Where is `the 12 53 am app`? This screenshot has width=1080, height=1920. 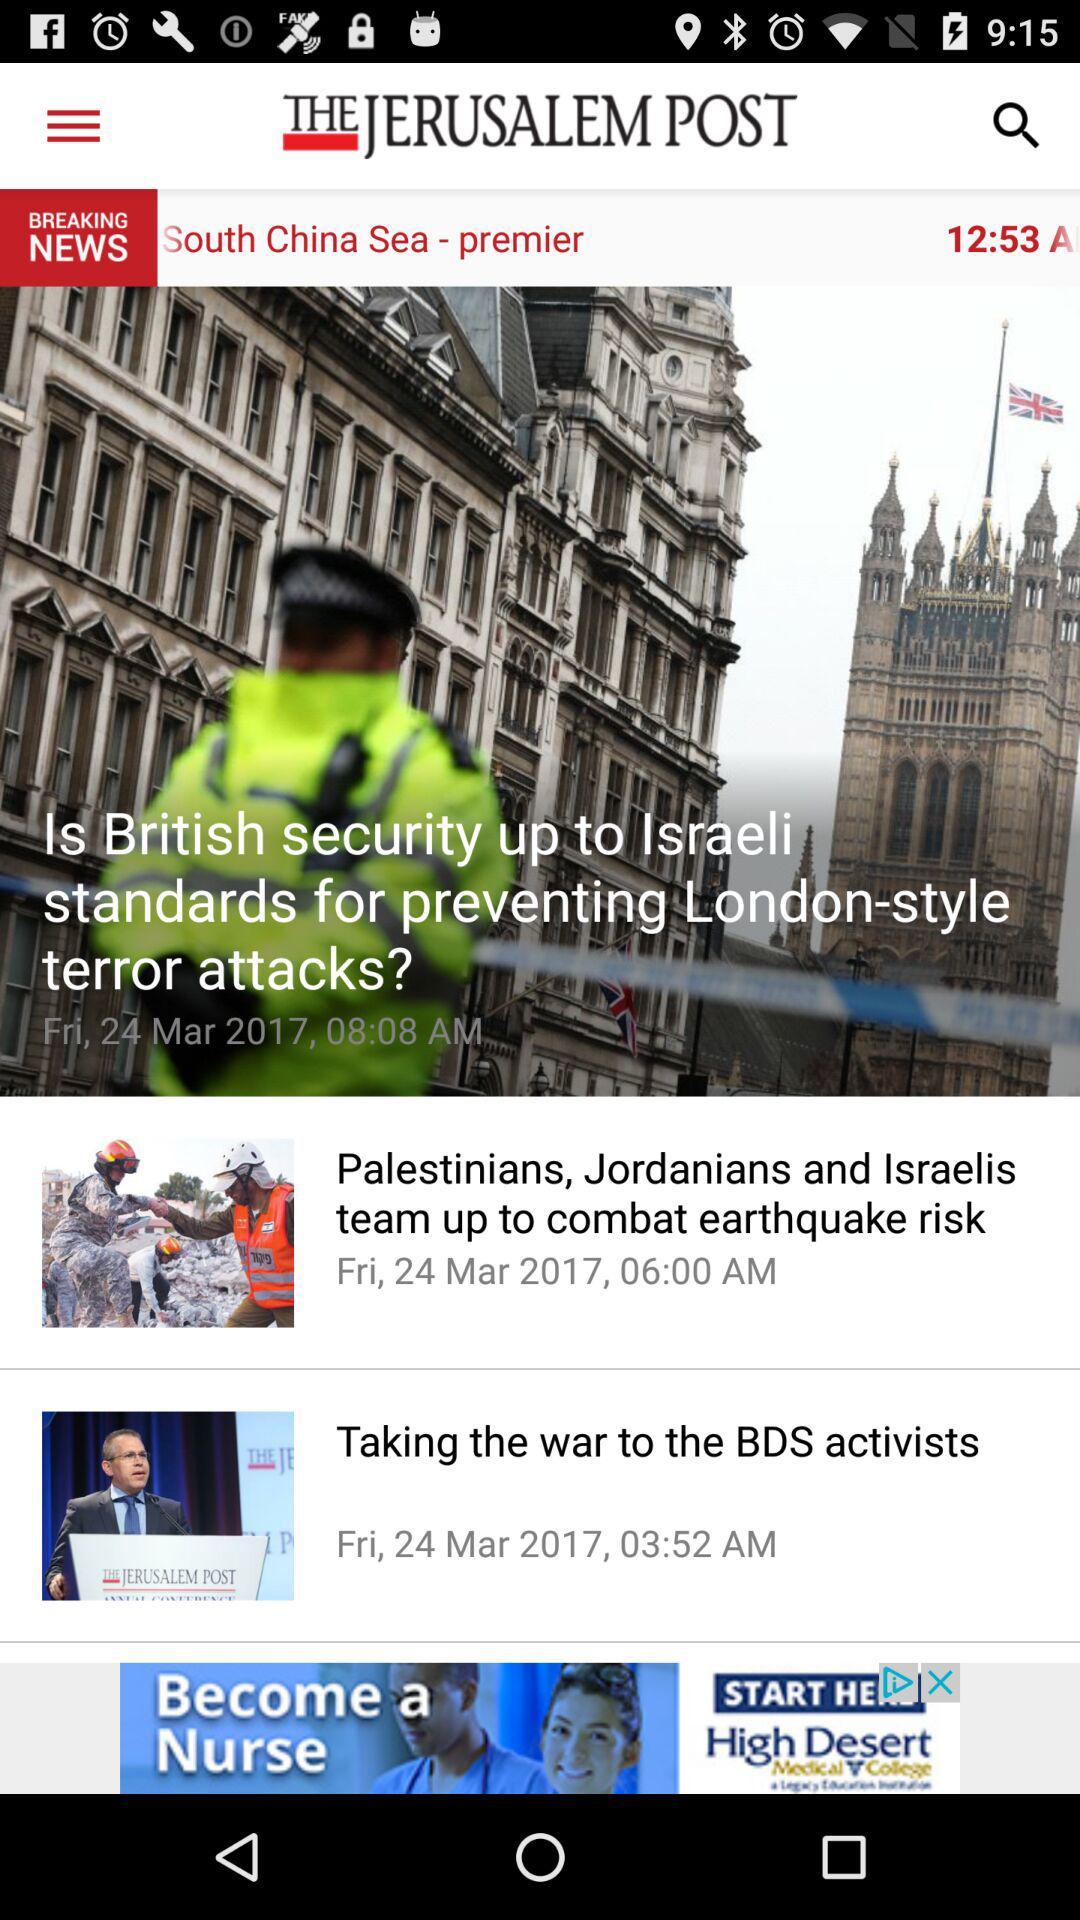 the 12 53 am app is located at coordinates (617, 237).